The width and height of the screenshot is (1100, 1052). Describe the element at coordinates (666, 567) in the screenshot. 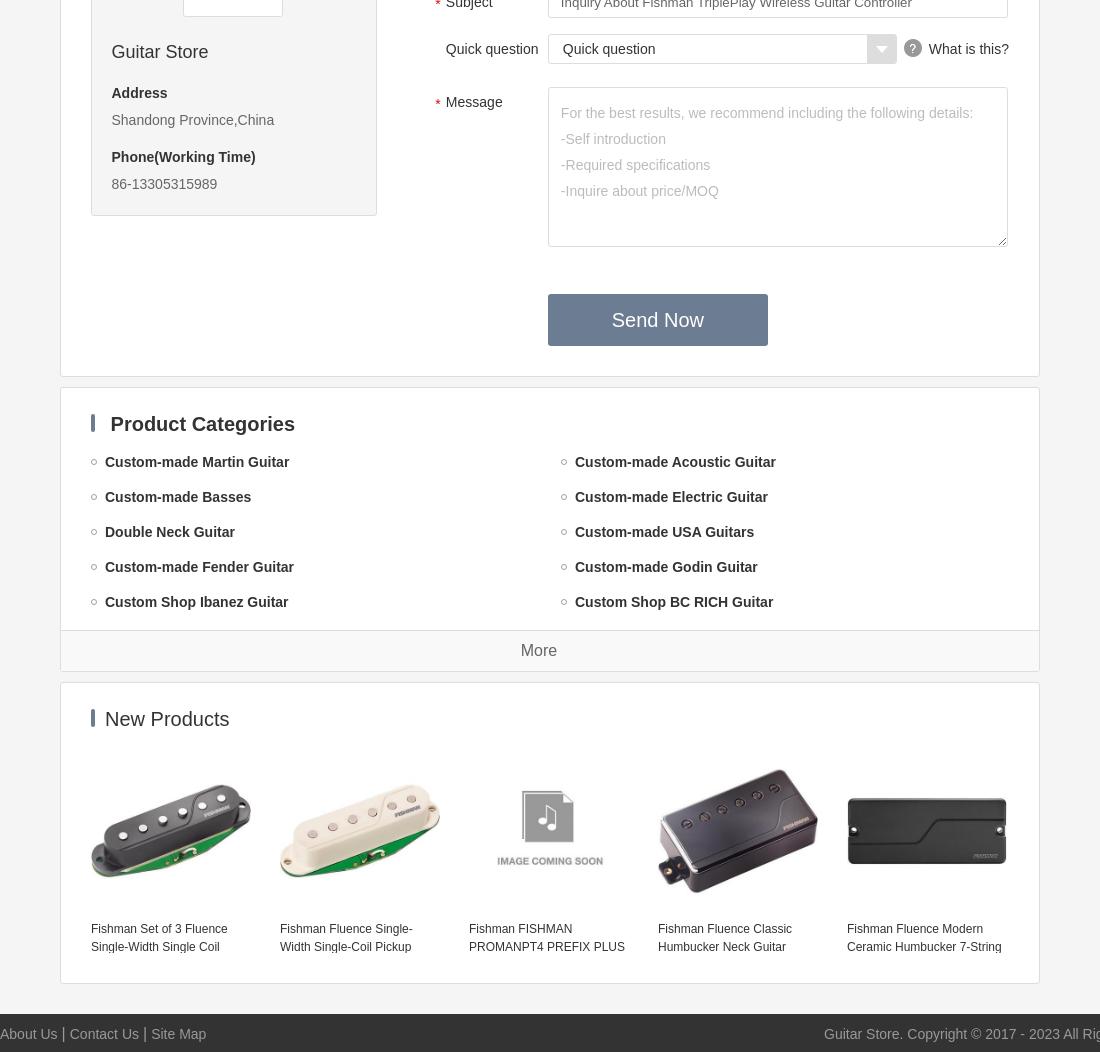

I see `'Custom-made Godin Guitar'` at that location.